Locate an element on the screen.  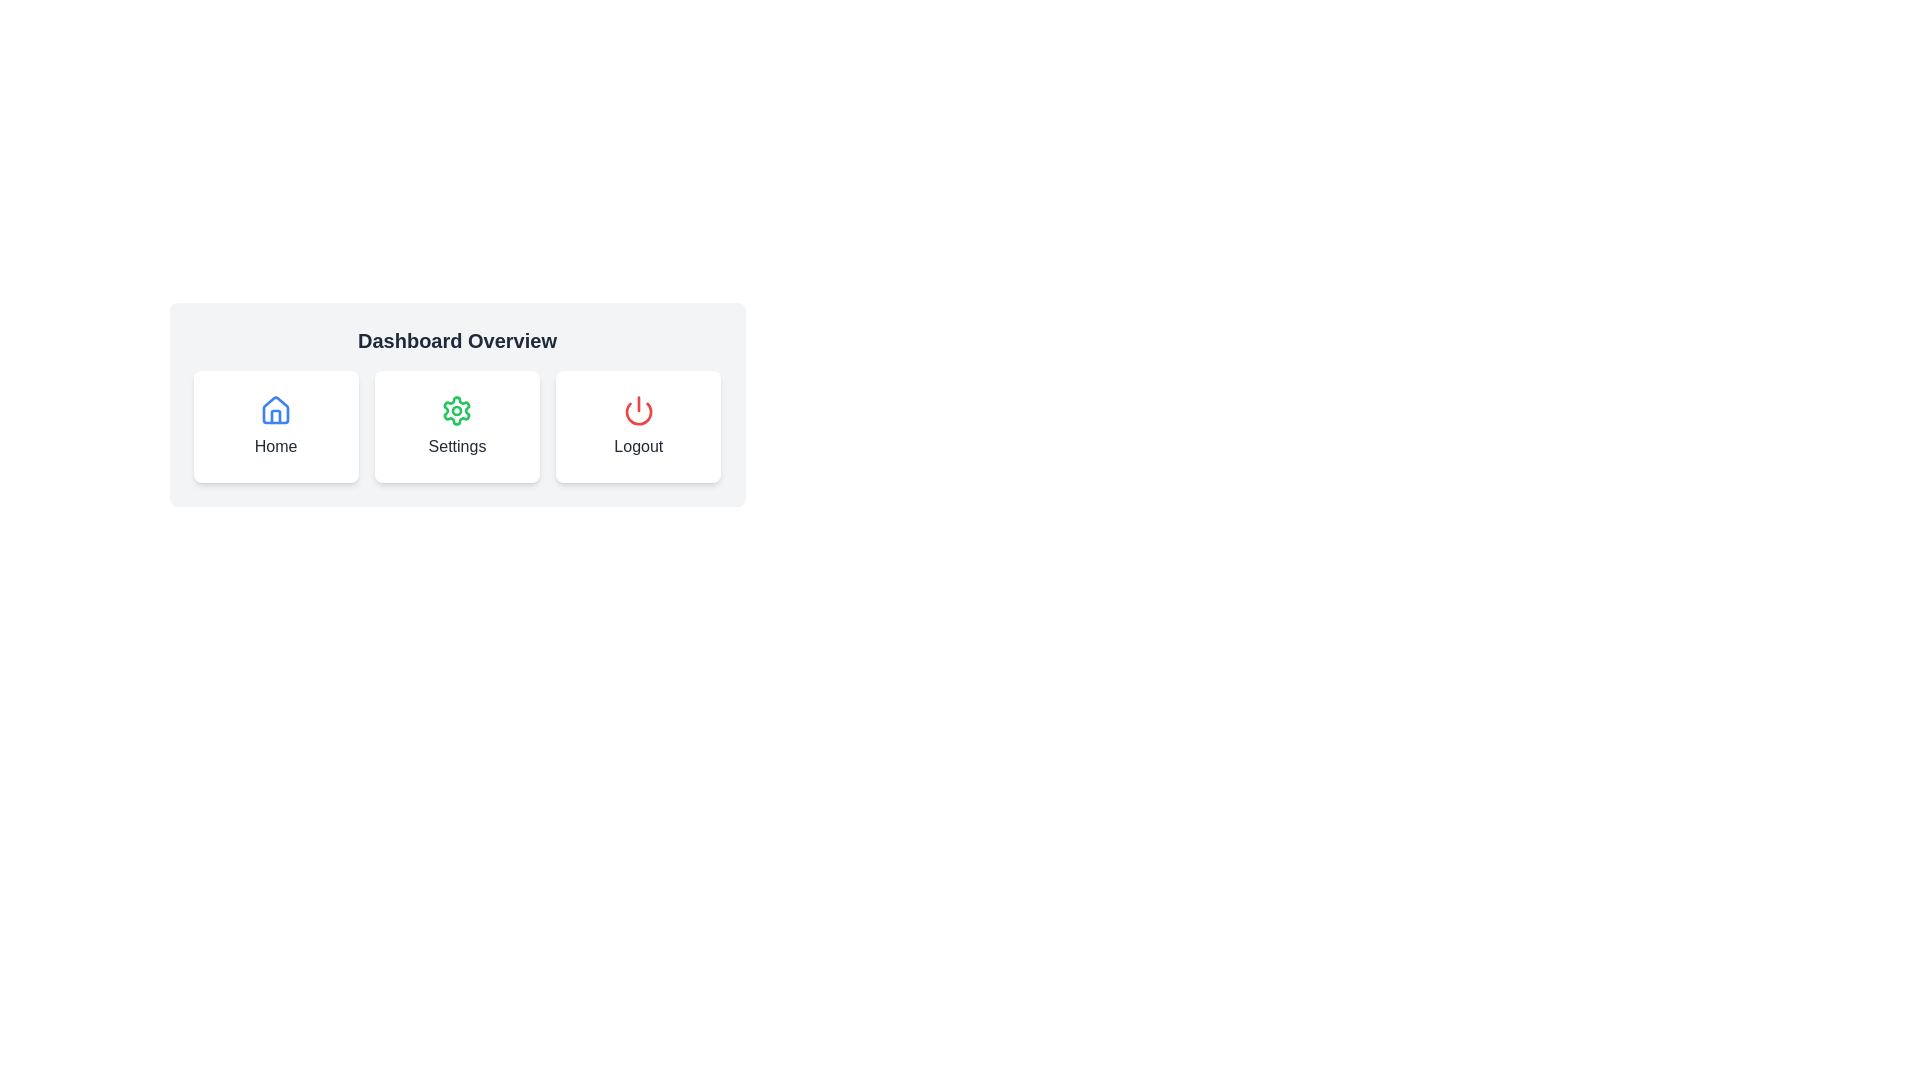
the power button icon, which is styled in red and positioned above the 'Logout' label within its card is located at coordinates (637, 410).